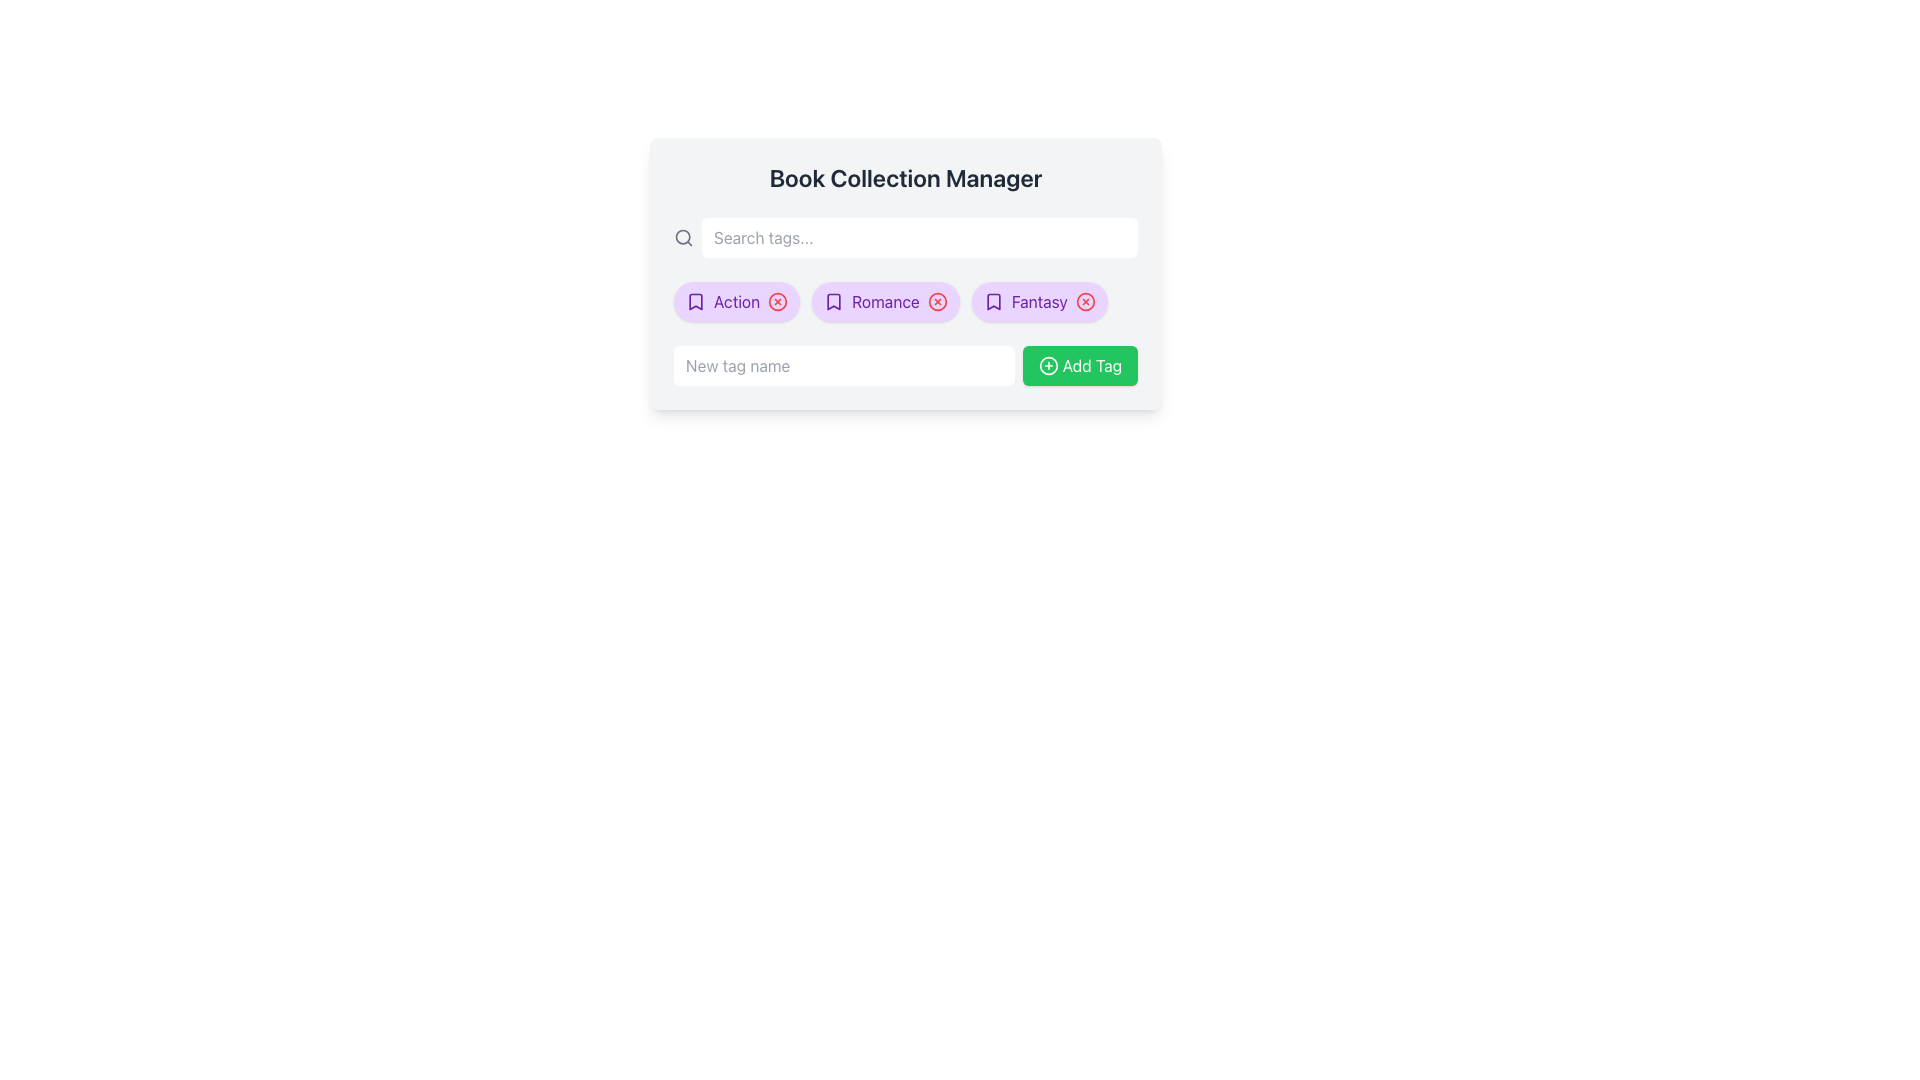  What do you see at coordinates (834, 301) in the screenshot?
I see `the bookmark icon located within the purple 'Romance' tag in the 'Book Collection Manager' interface, positioned to the left of the circle and 'x' icon` at bounding box center [834, 301].